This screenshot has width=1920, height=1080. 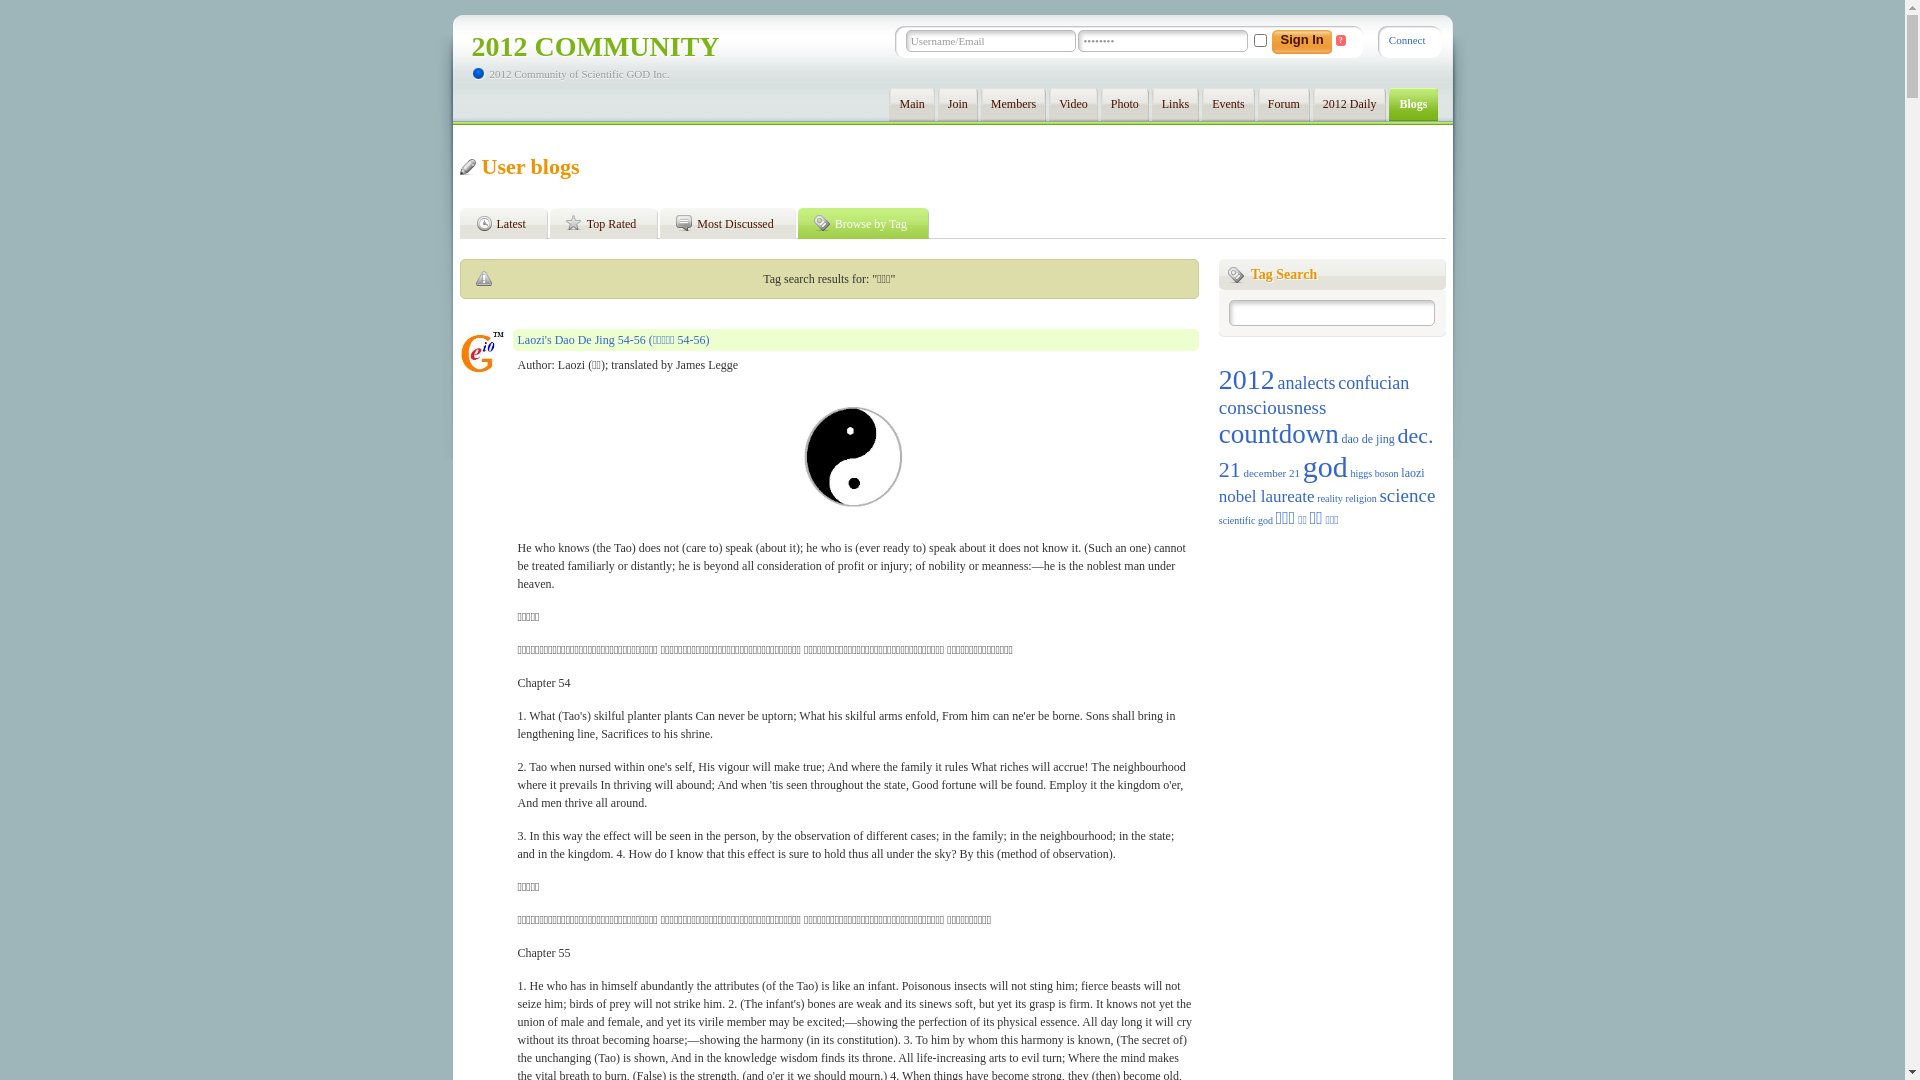 What do you see at coordinates (1266, 495) in the screenshot?
I see `'nobel laureate'` at bounding box center [1266, 495].